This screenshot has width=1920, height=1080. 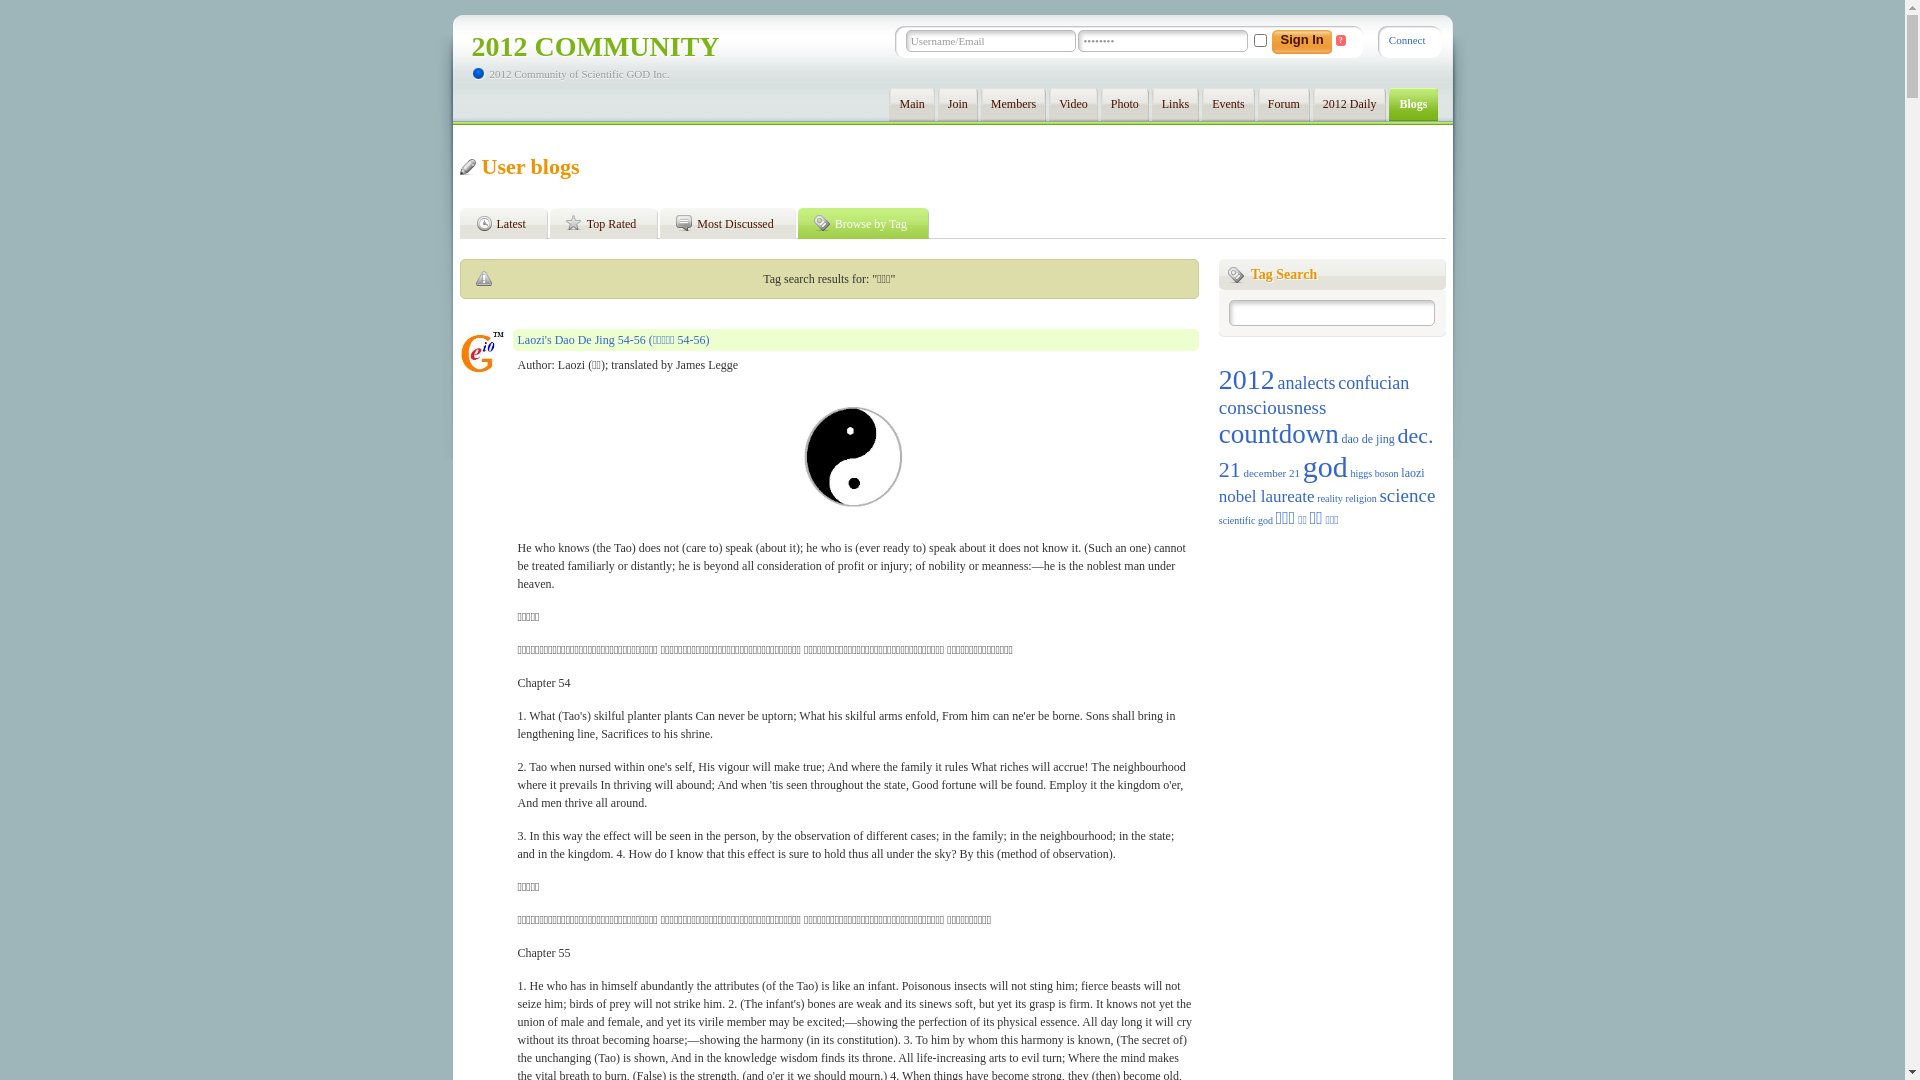 What do you see at coordinates (1266, 495) in the screenshot?
I see `'nobel laureate'` at bounding box center [1266, 495].